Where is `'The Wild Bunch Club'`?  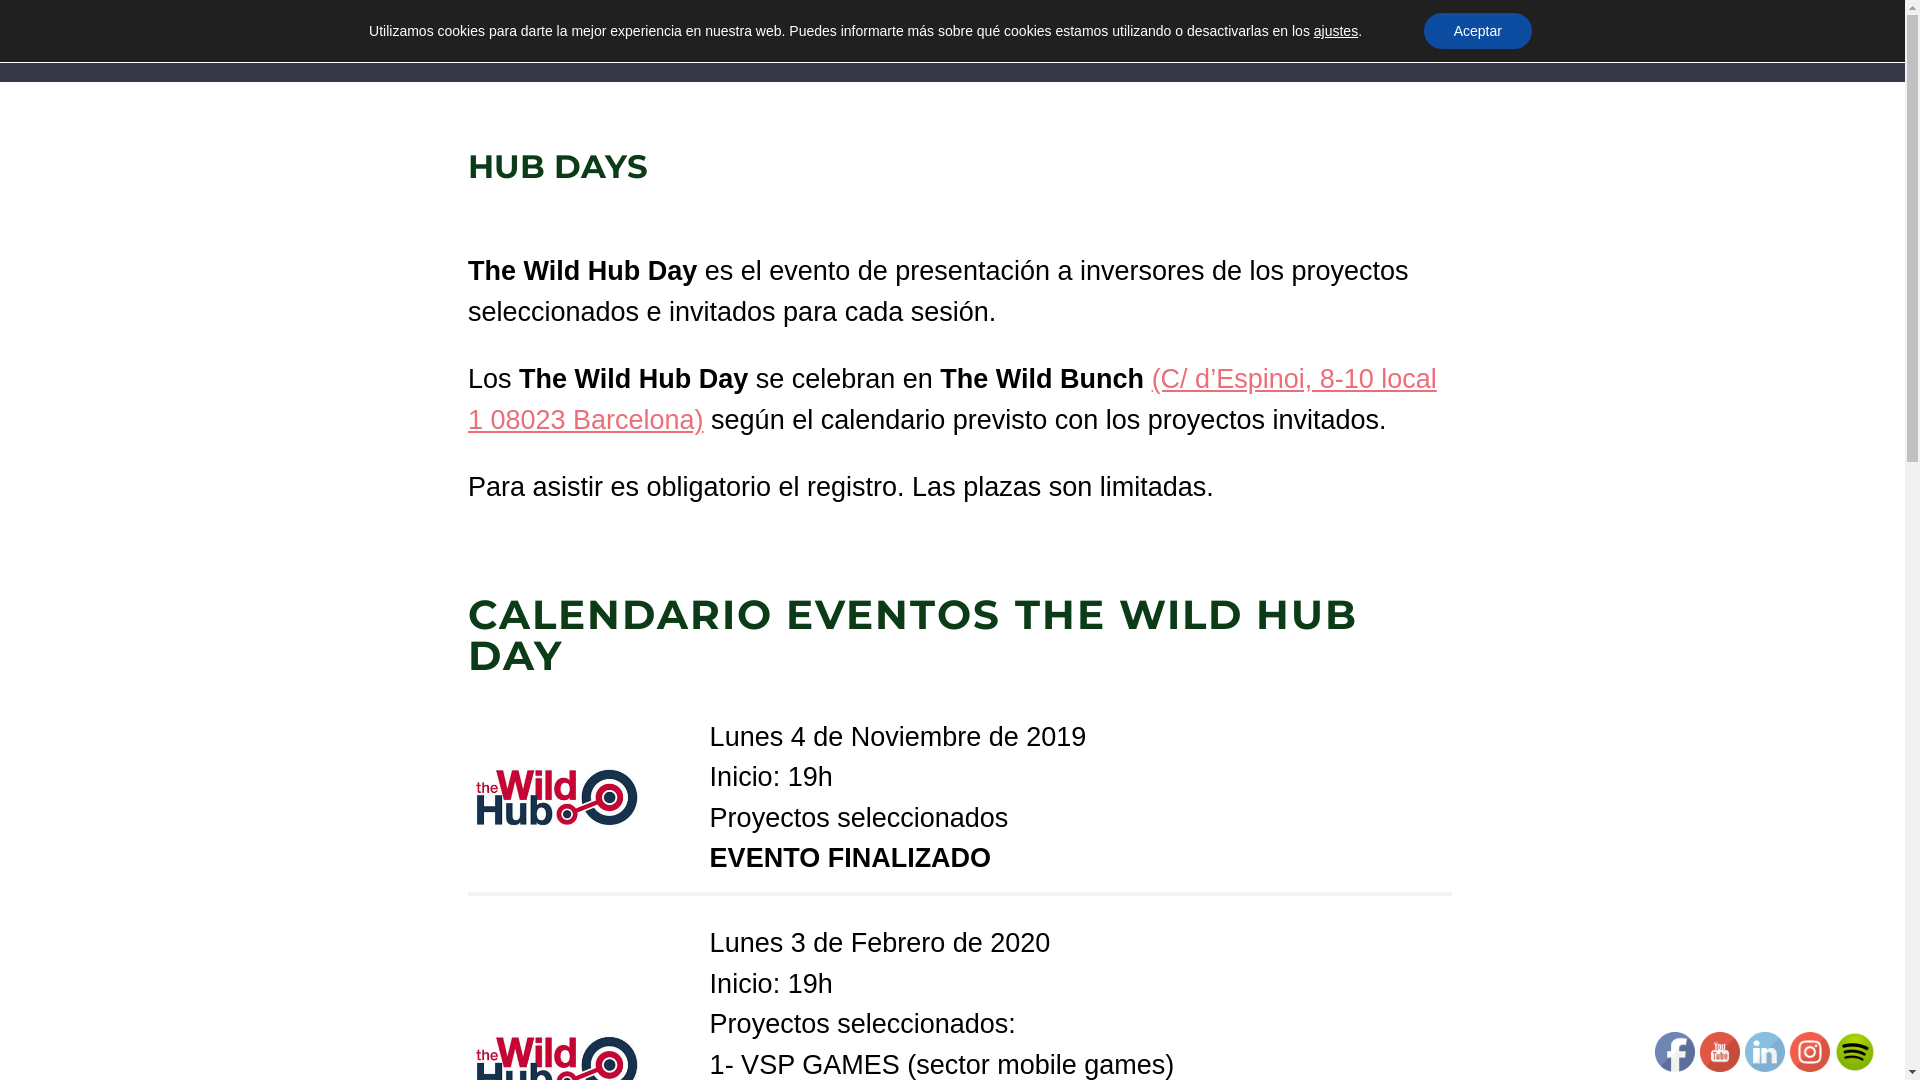
'The Wild Bunch Club' is located at coordinates (1478, 41).